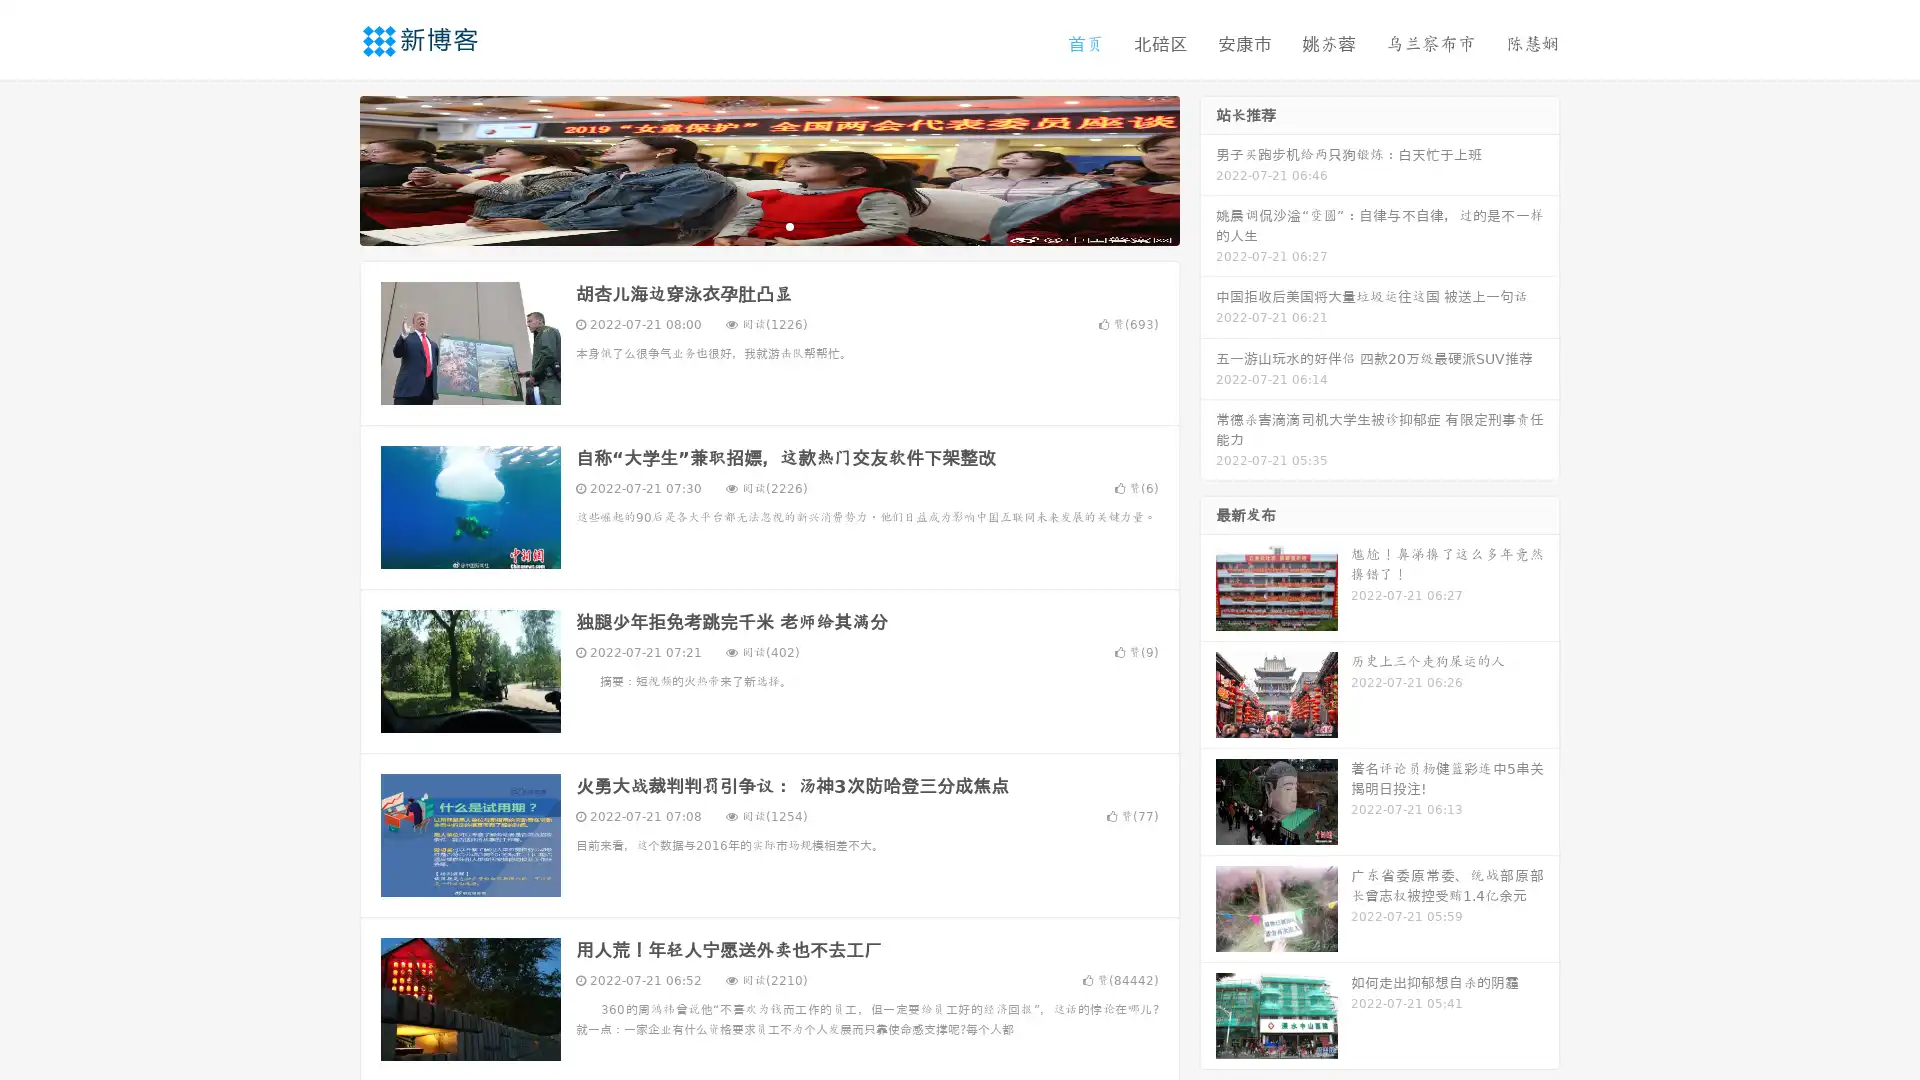 The image size is (1920, 1080). What do you see at coordinates (789, 225) in the screenshot?
I see `Go to slide 3` at bounding box center [789, 225].